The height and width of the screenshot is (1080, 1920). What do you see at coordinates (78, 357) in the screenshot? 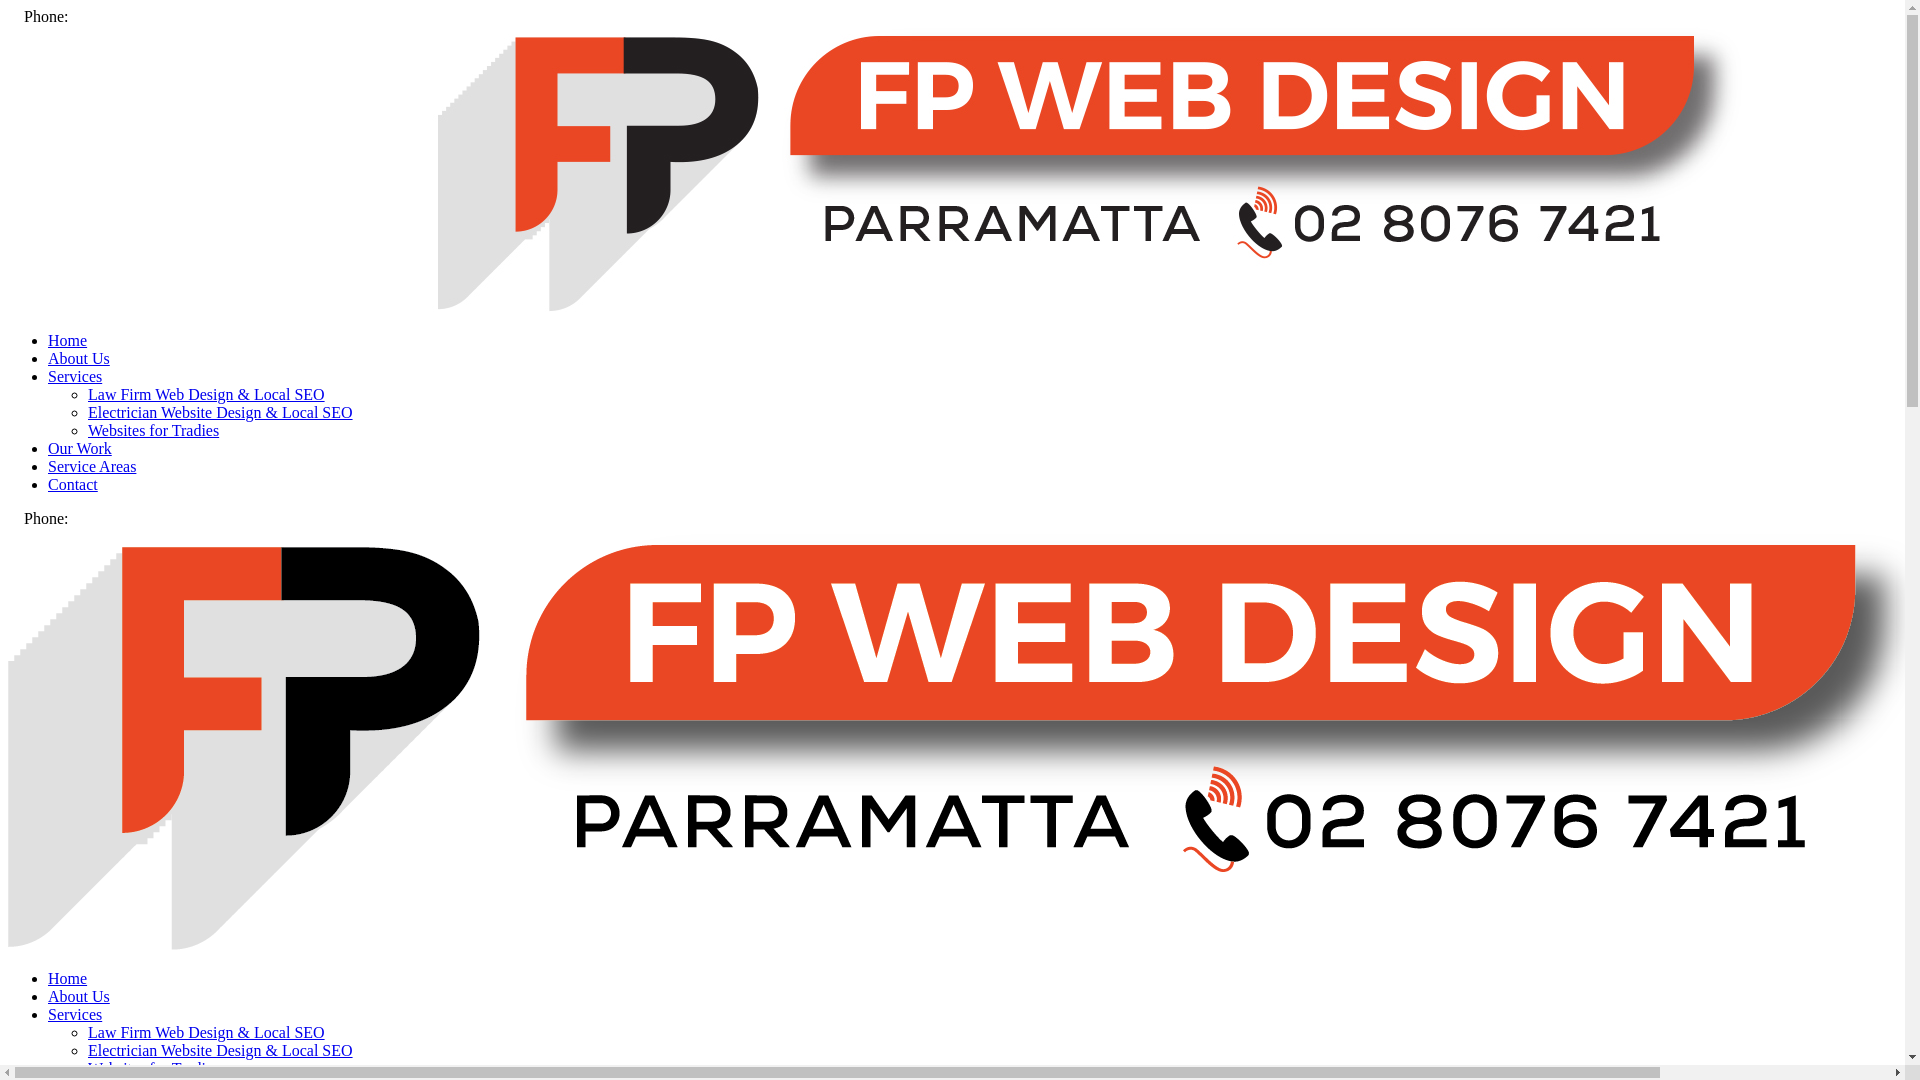
I see `'About Us'` at bounding box center [78, 357].